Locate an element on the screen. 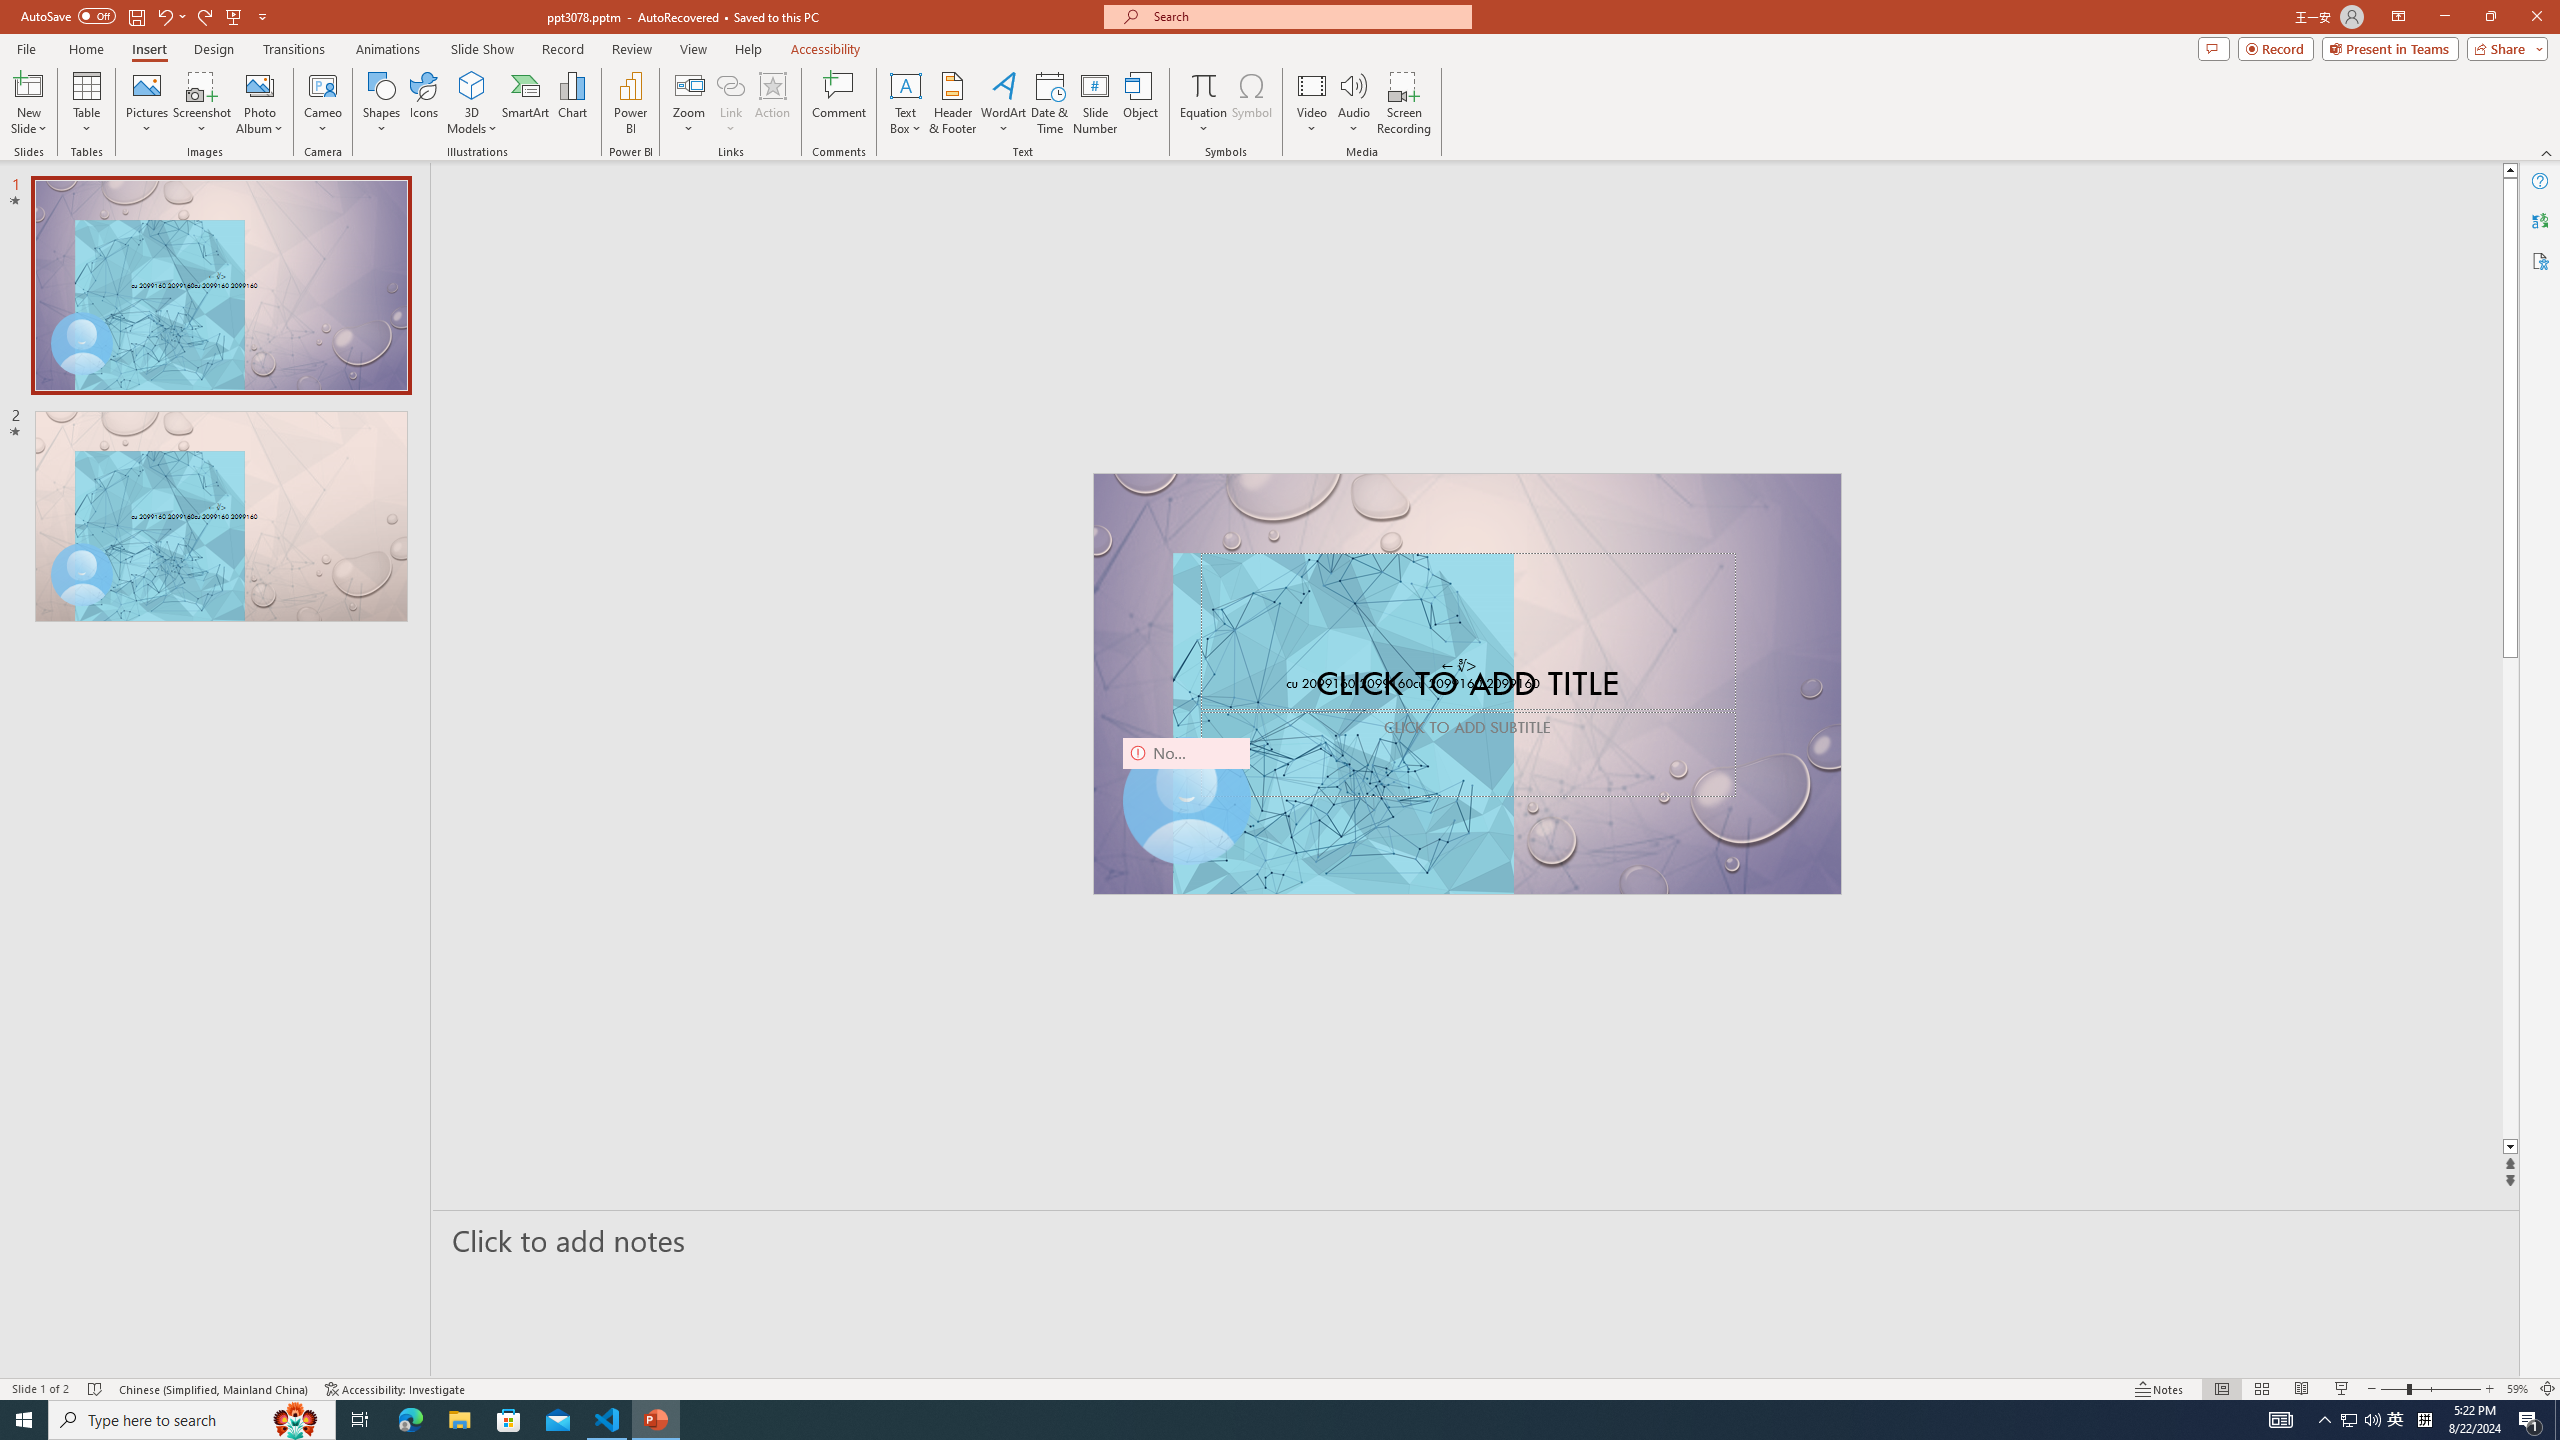  'Subtitle TextBox' is located at coordinates (1467, 752).